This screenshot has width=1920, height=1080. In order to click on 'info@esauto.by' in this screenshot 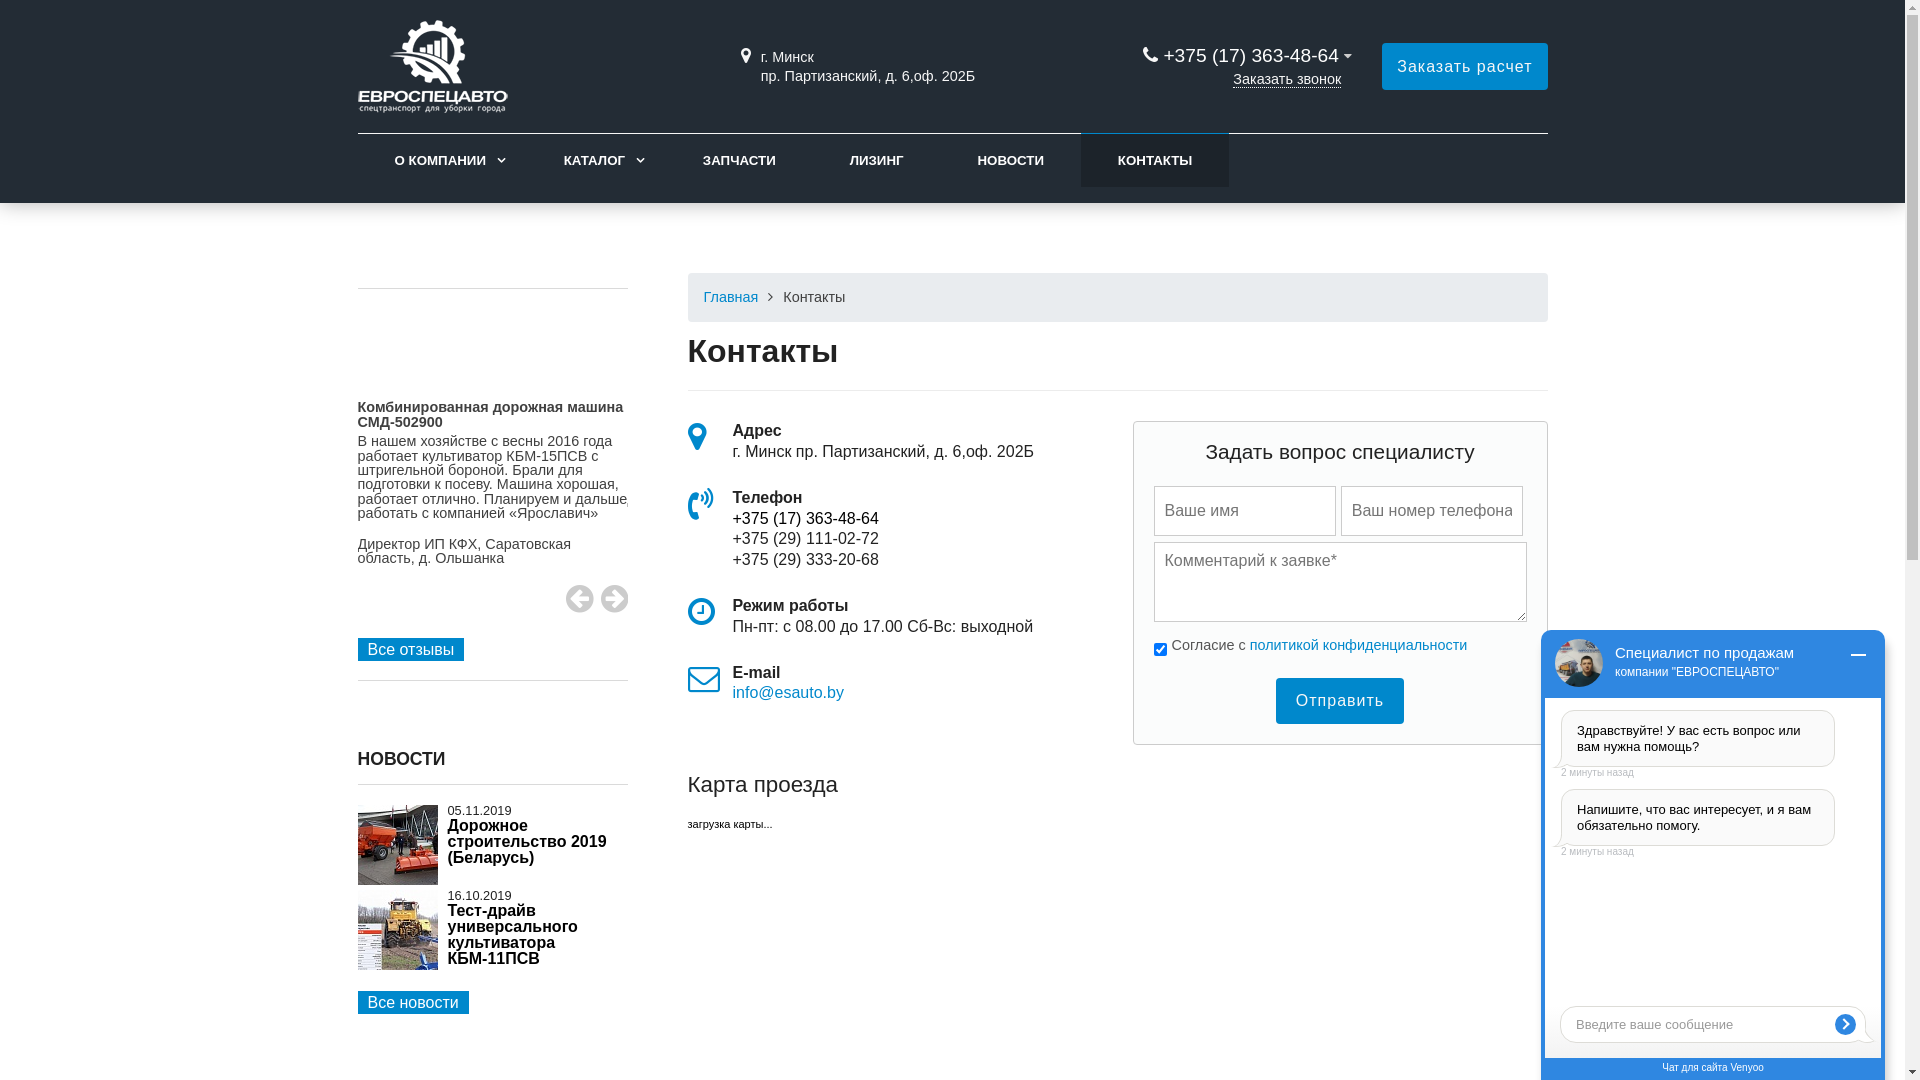, I will do `click(786, 691)`.